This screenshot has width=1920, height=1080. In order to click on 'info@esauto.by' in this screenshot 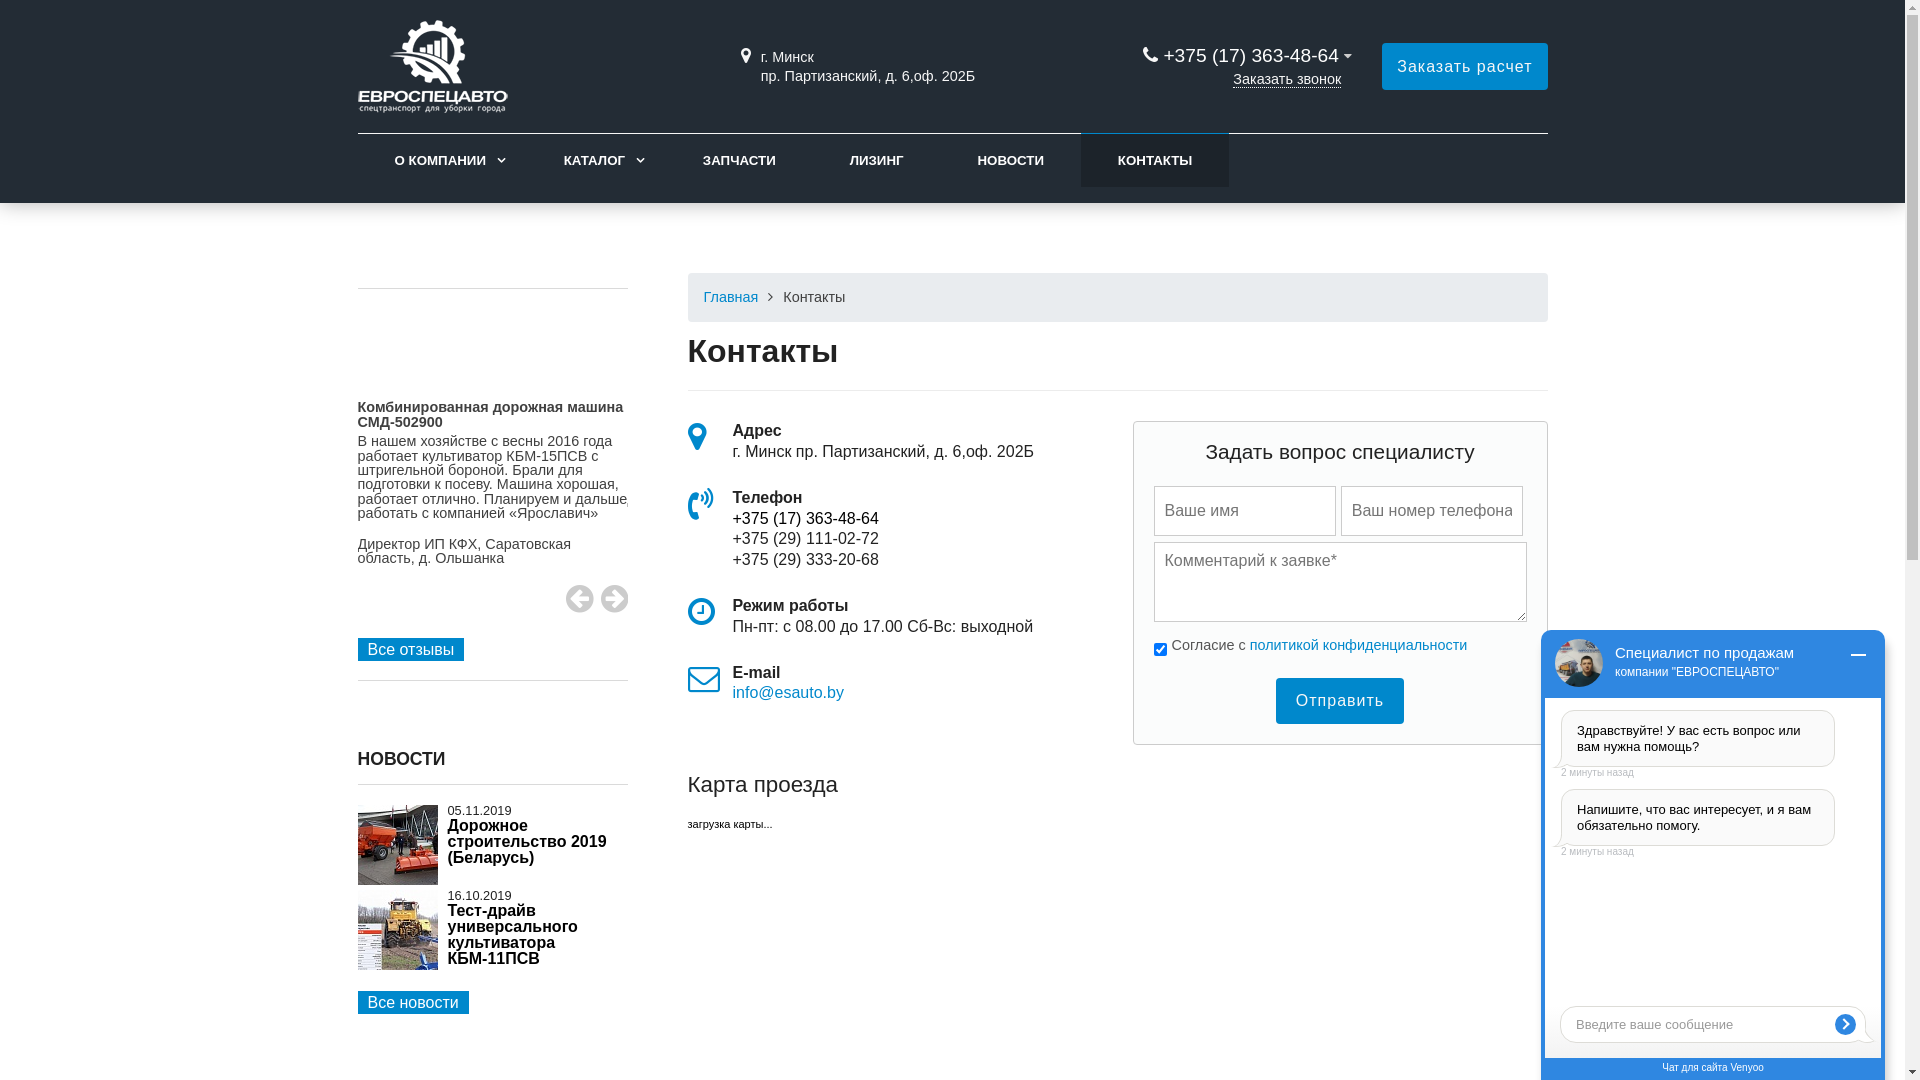, I will do `click(786, 691)`.